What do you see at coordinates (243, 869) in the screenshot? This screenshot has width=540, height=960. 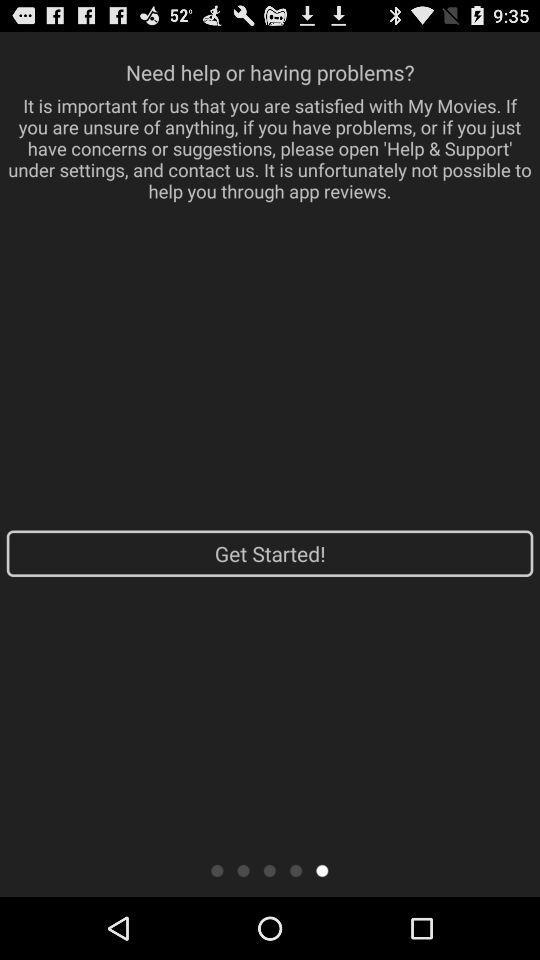 I see `the item below the get started! item` at bounding box center [243, 869].